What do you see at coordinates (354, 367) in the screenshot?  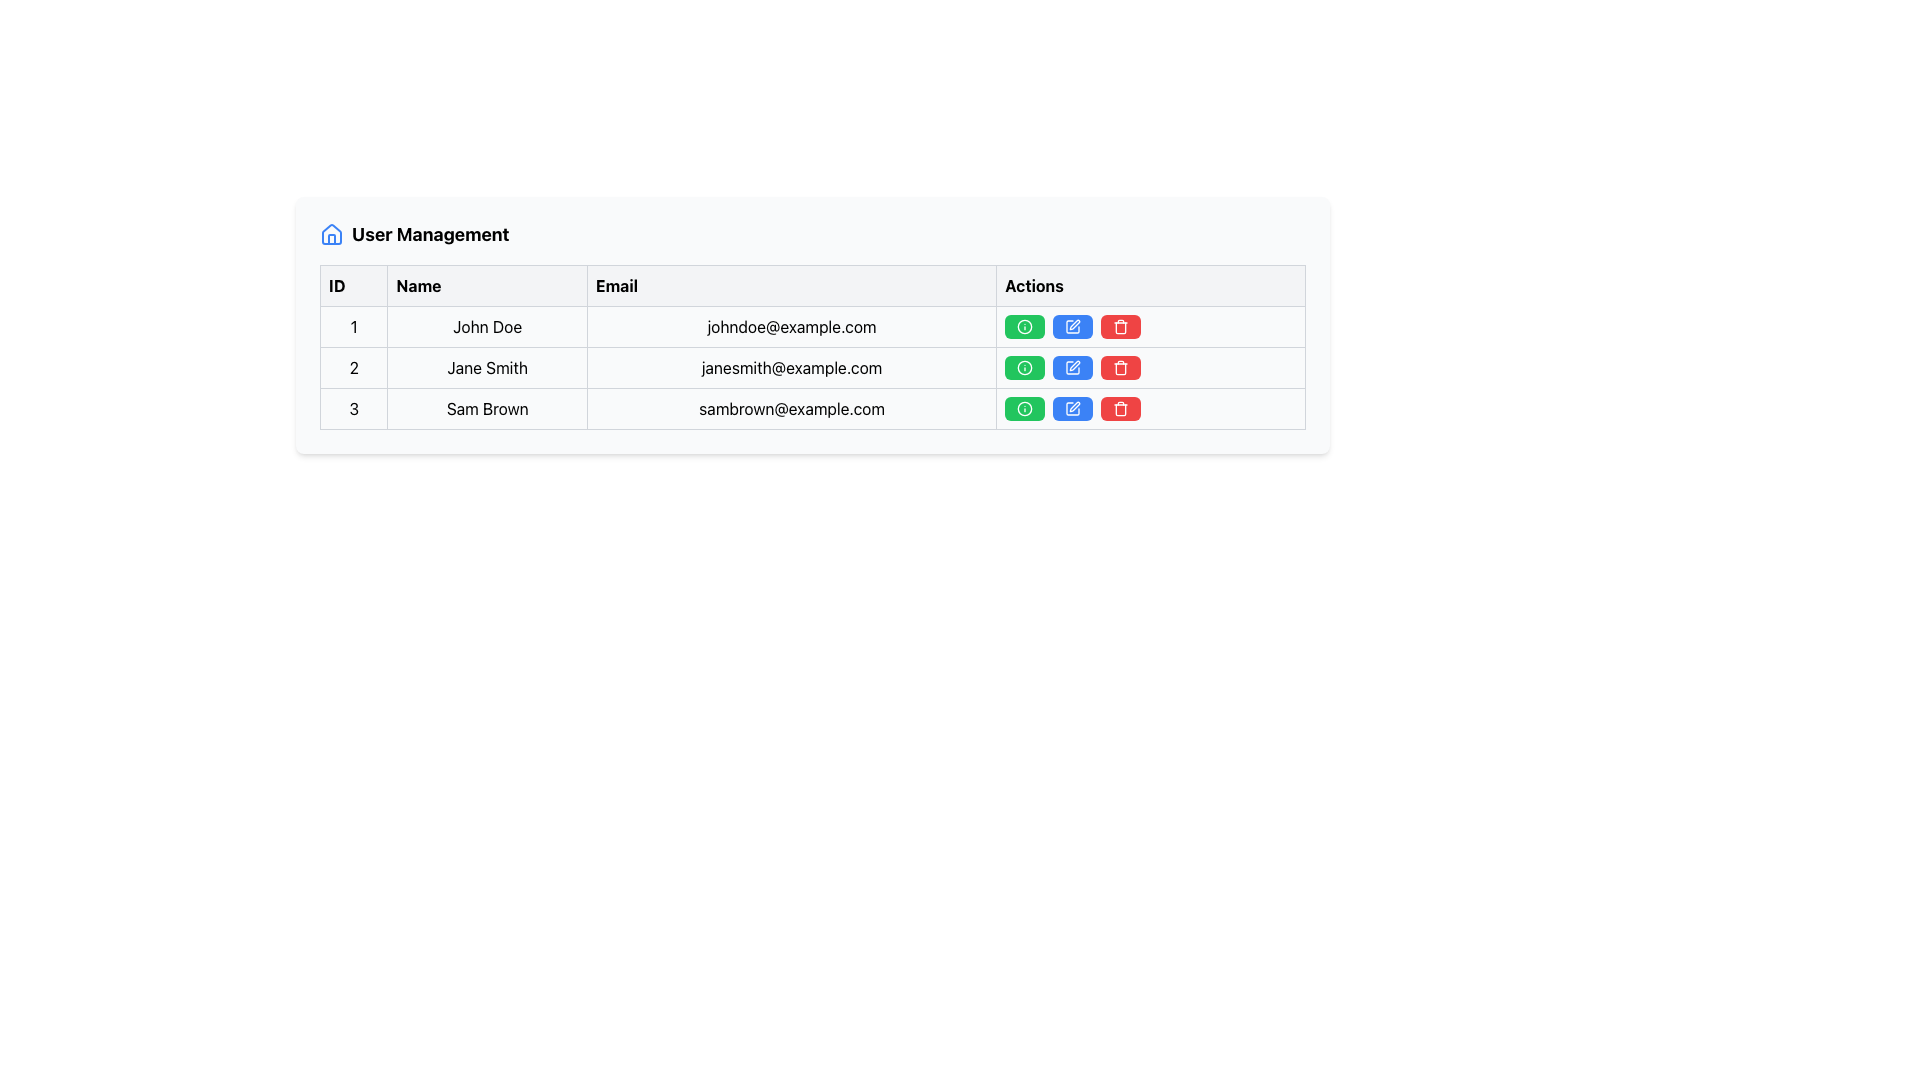 I see `the text label displaying the identifier '2' in the second row of the table under the 'ID' column, which is the first element in its row` at bounding box center [354, 367].